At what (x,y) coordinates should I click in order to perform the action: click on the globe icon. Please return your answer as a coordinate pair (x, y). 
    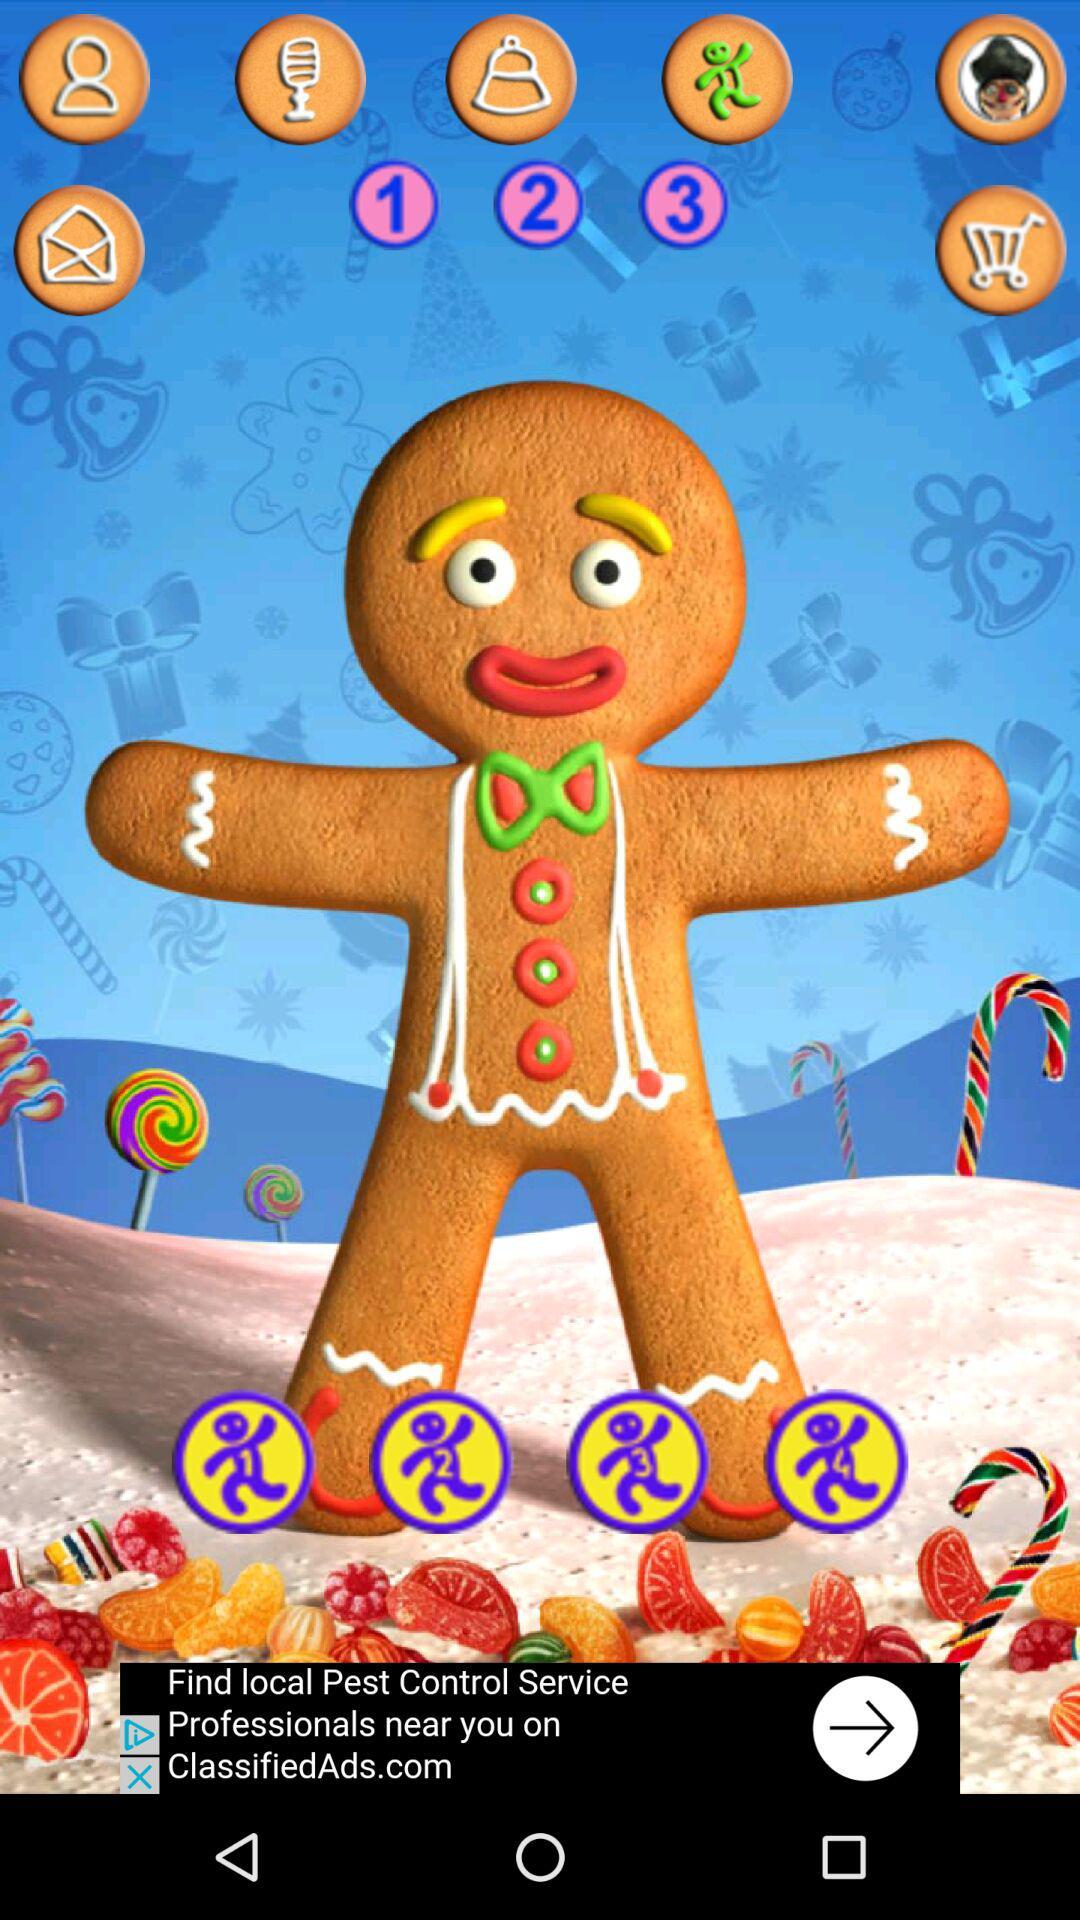
    Looking at the image, I should click on (683, 217).